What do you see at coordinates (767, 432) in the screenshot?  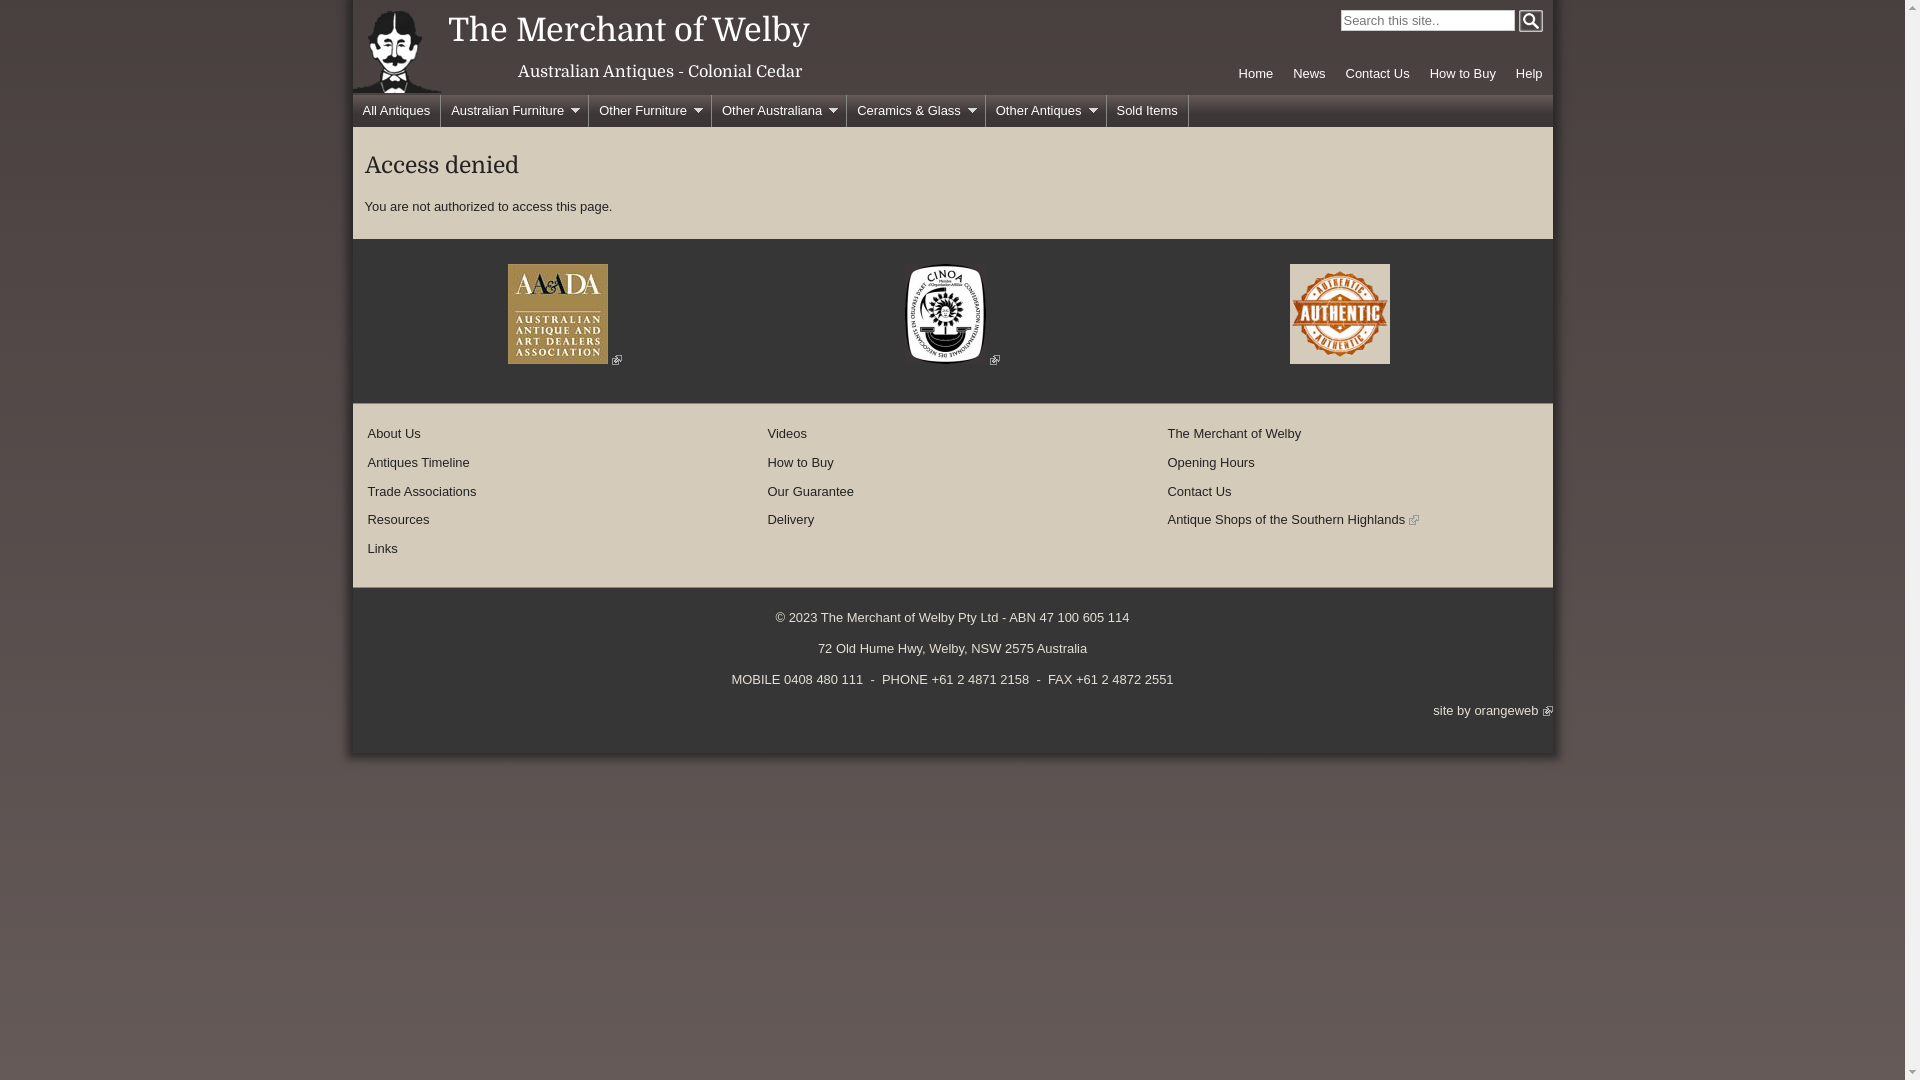 I see `'Videos'` at bounding box center [767, 432].